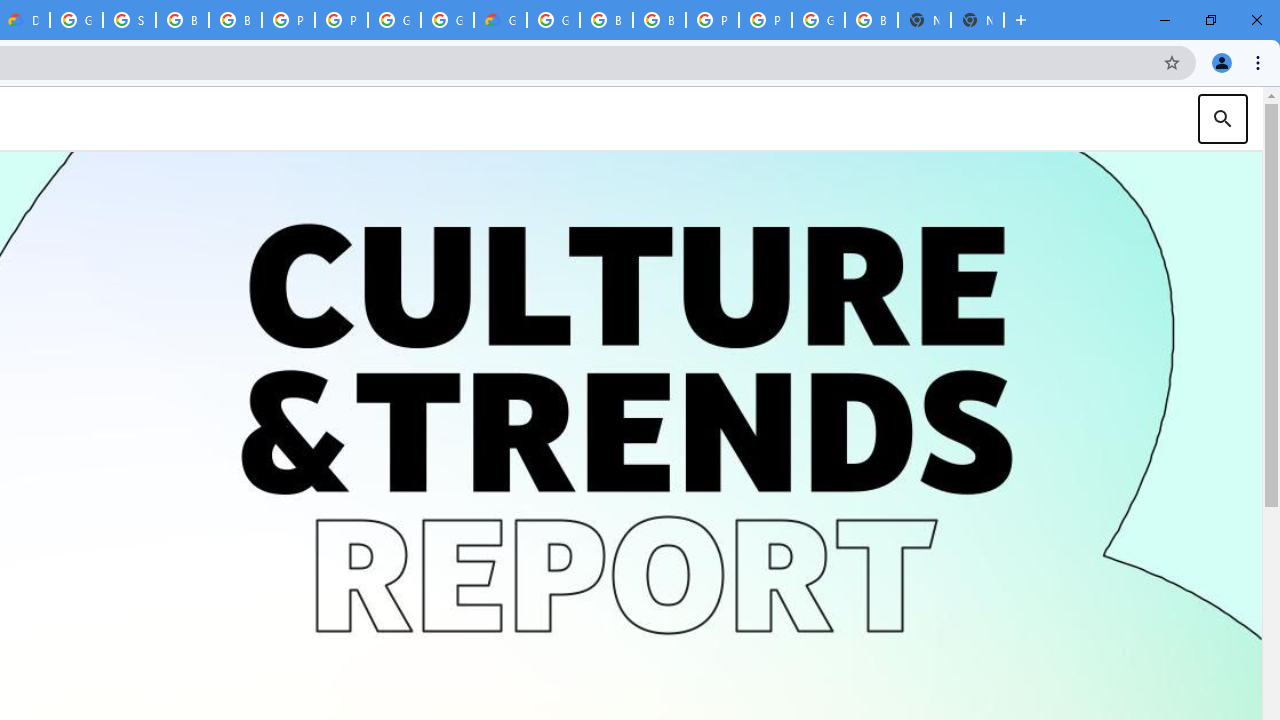 The height and width of the screenshot is (720, 1280). Describe the element at coordinates (128, 20) in the screenshot. I see `'Sign in - Google Accounts'` at that location.